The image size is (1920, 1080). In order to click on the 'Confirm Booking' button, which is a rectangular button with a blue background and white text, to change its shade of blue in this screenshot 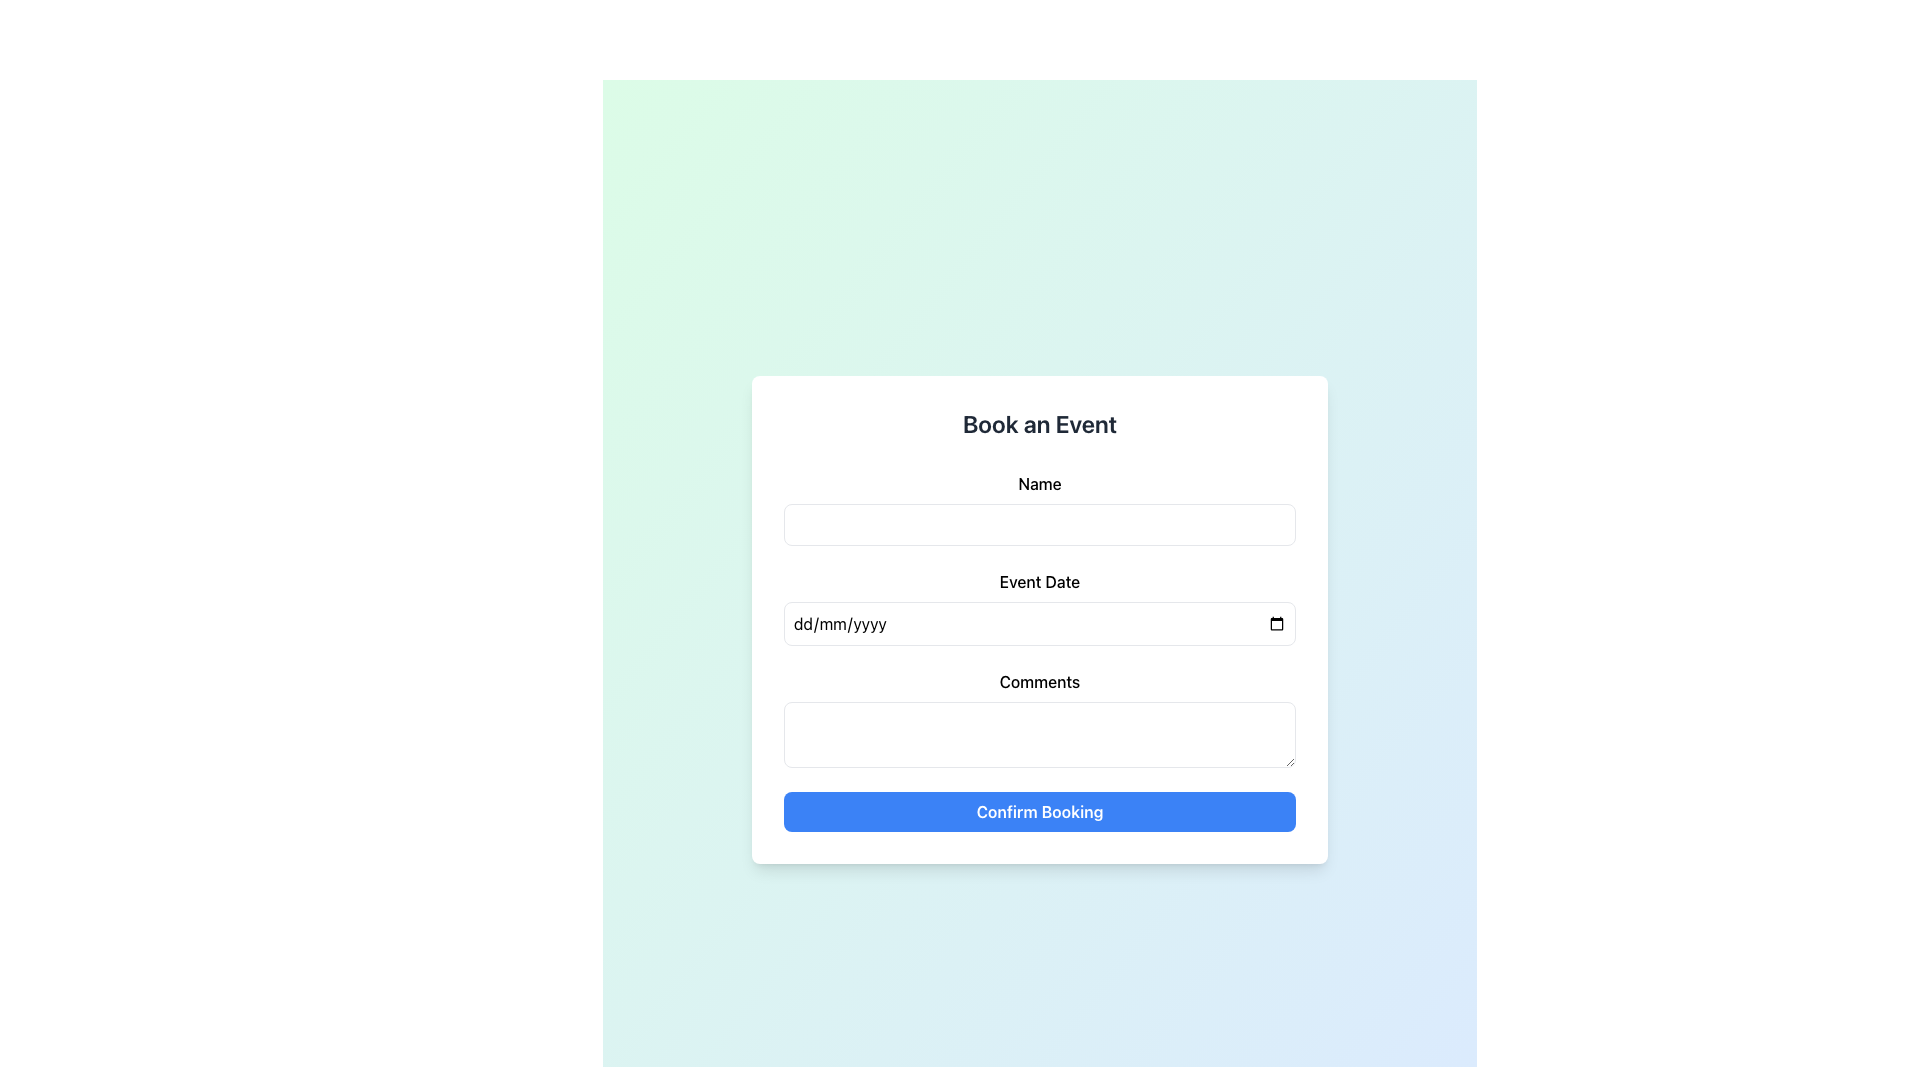, I will do `click(1040, 812)`.